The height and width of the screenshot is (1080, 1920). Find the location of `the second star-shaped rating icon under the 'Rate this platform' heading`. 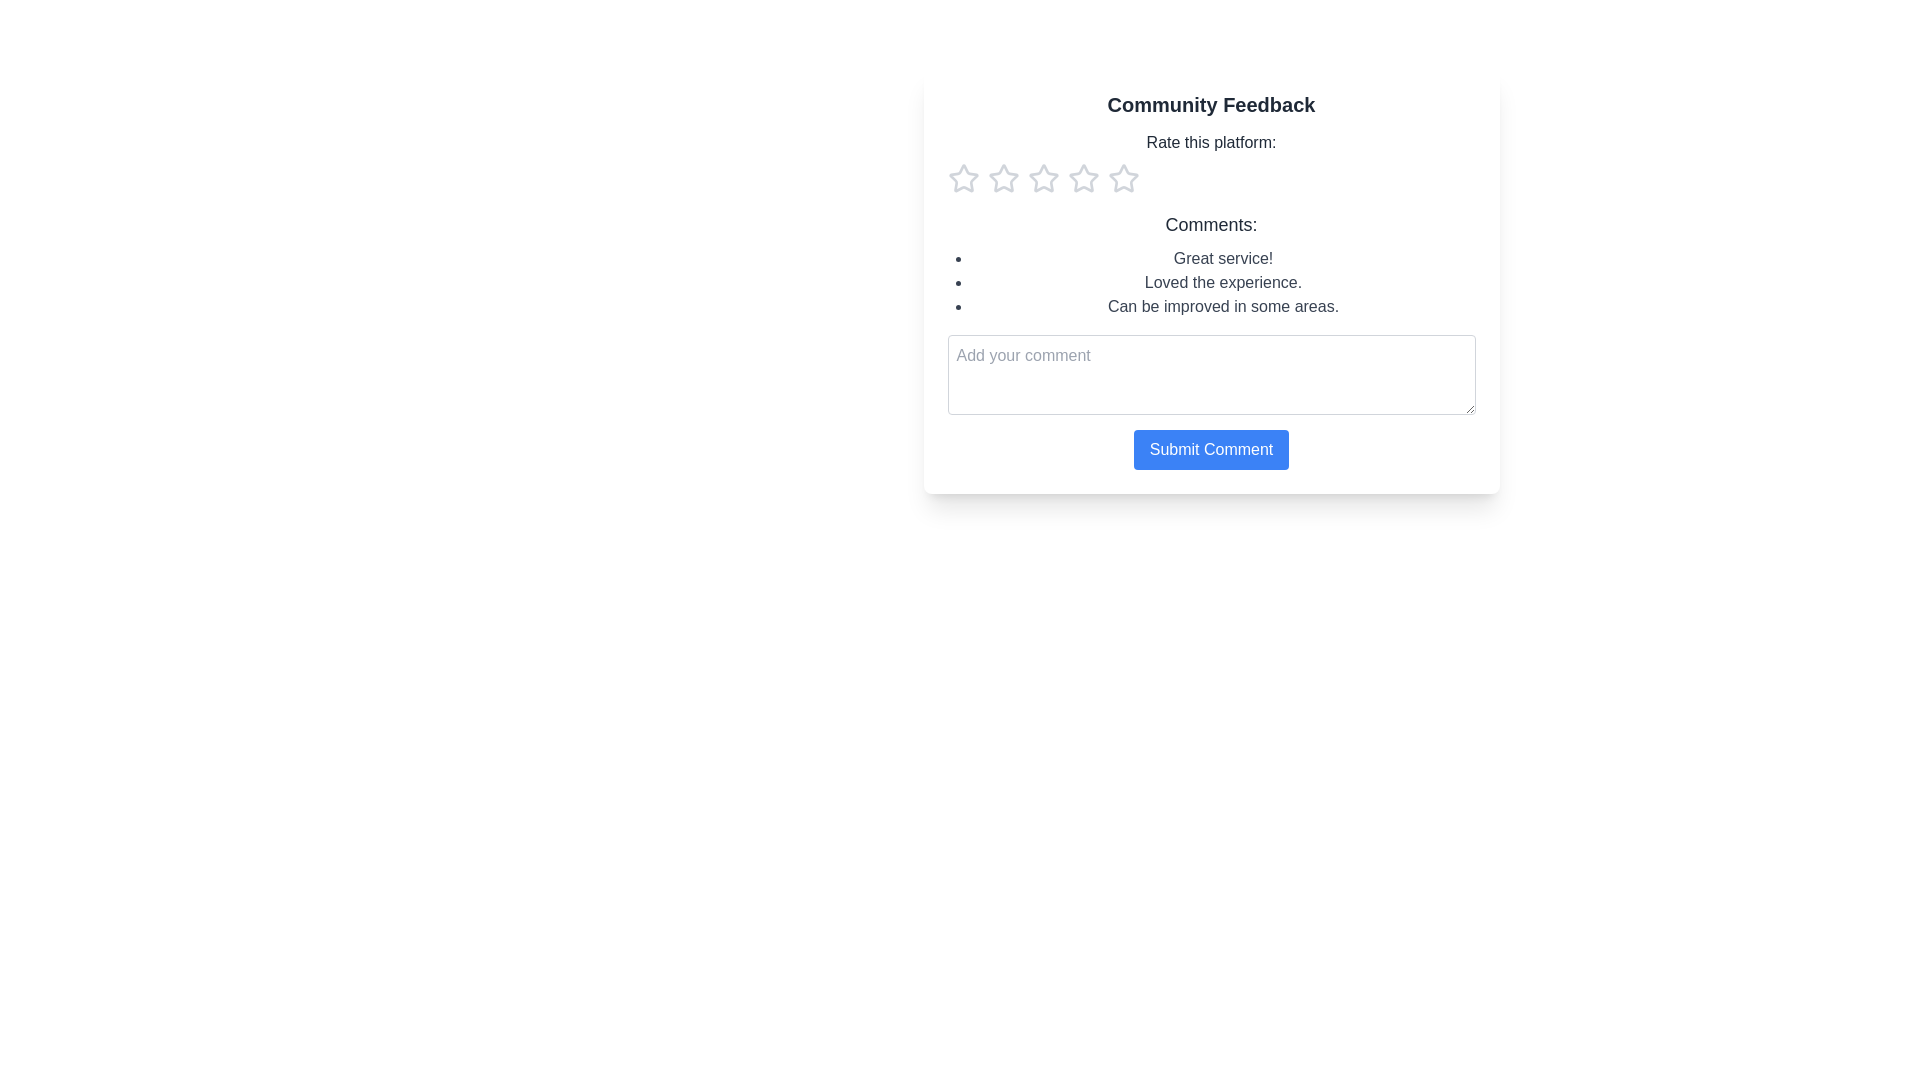

the second star-shaped rating icon under the 'Rate this platform' heading is located at coordinates (1123, 177).